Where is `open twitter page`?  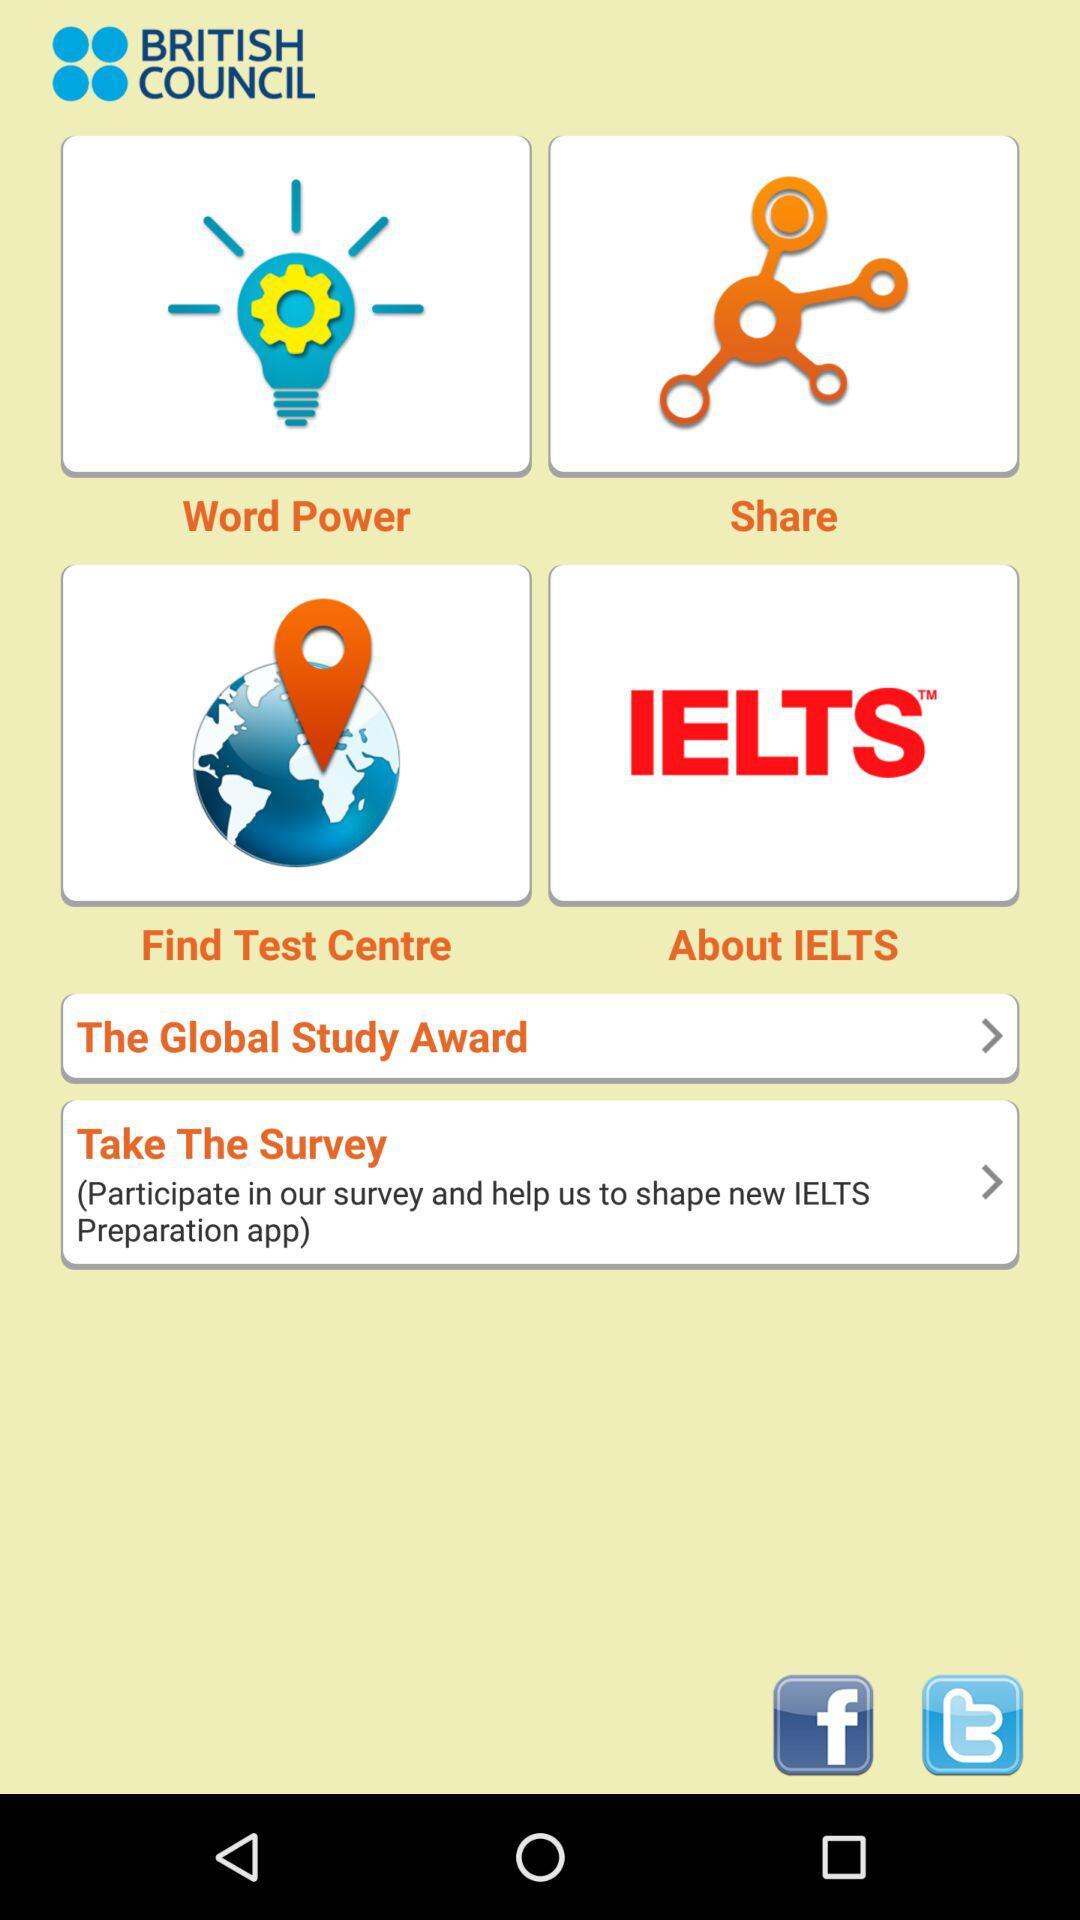 open twitter page is located at coordinates (971, 1724).